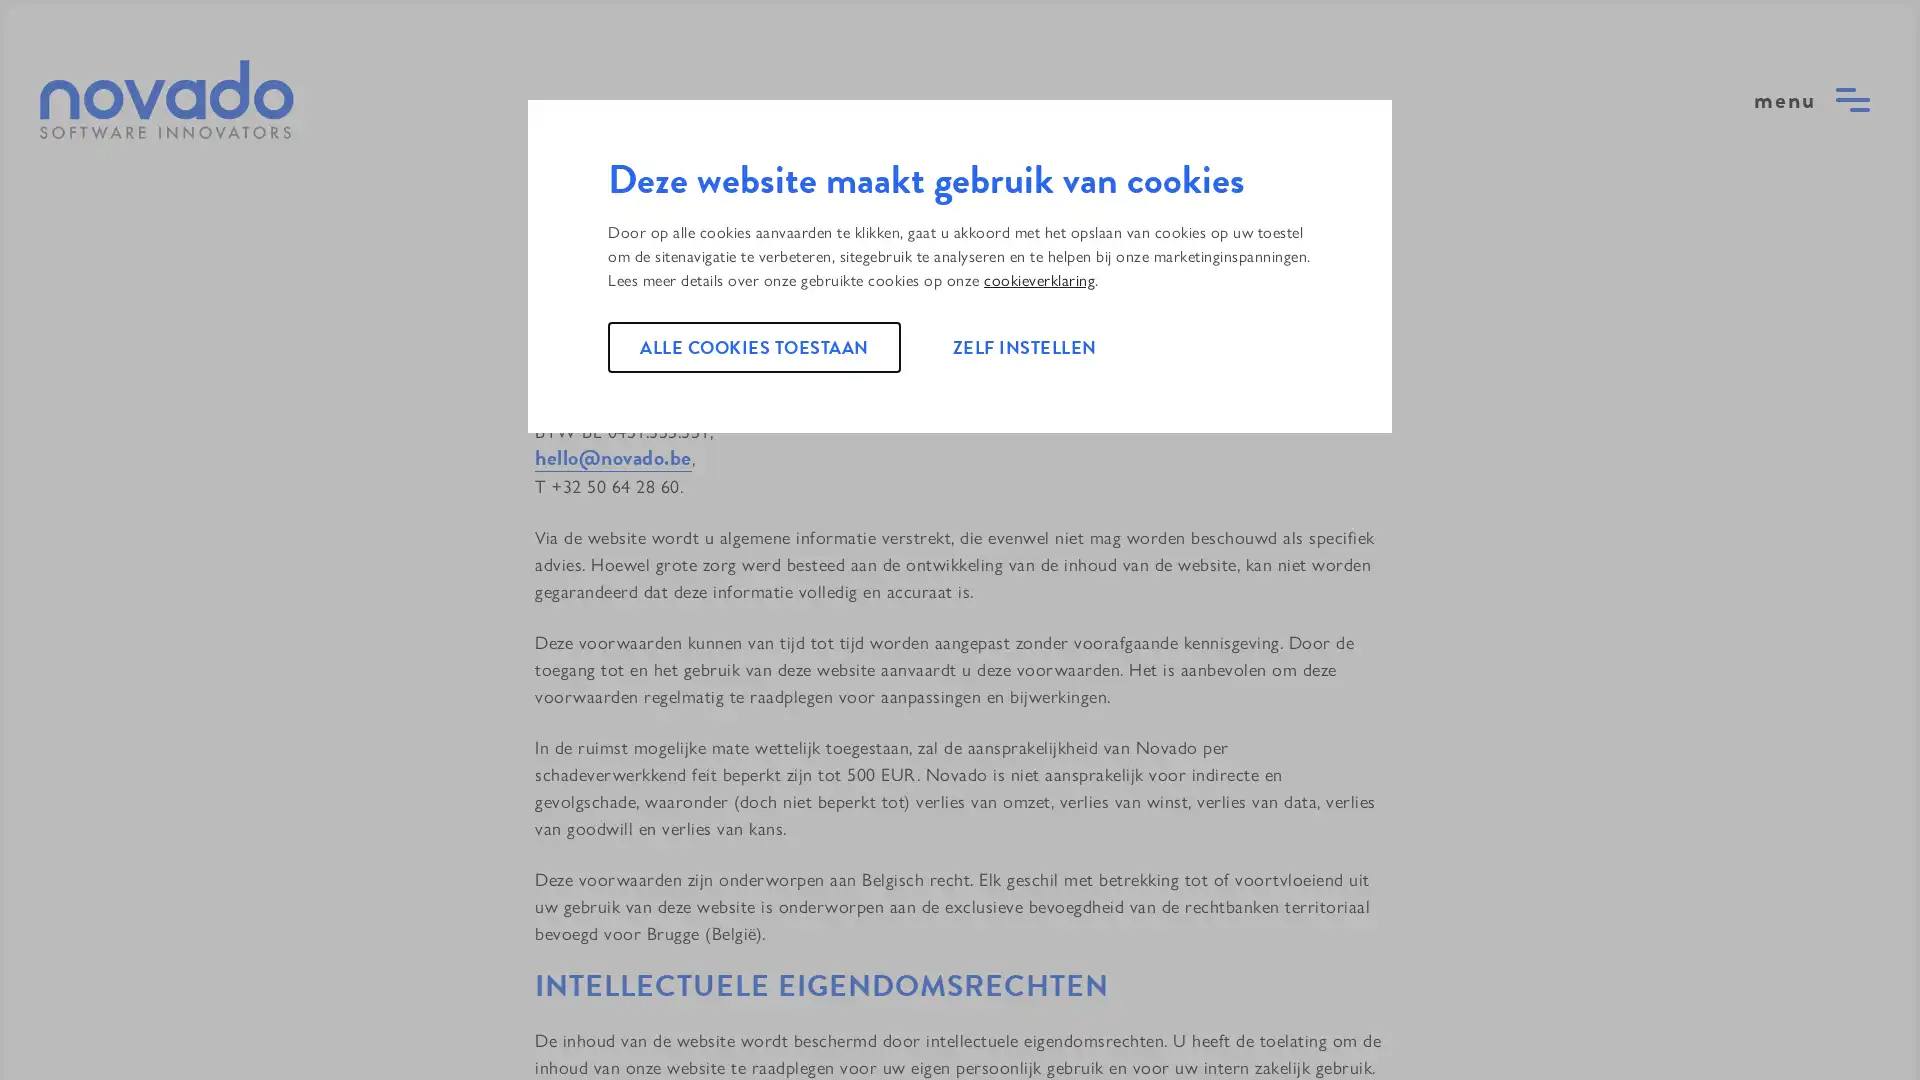 The width and height of the screenshot is (1920, 1080). What do you see at coordinates (752, 346) in the screenshot?
I see `ALLE COOKIES TOESTAAN` at bounding box center [752, 346].